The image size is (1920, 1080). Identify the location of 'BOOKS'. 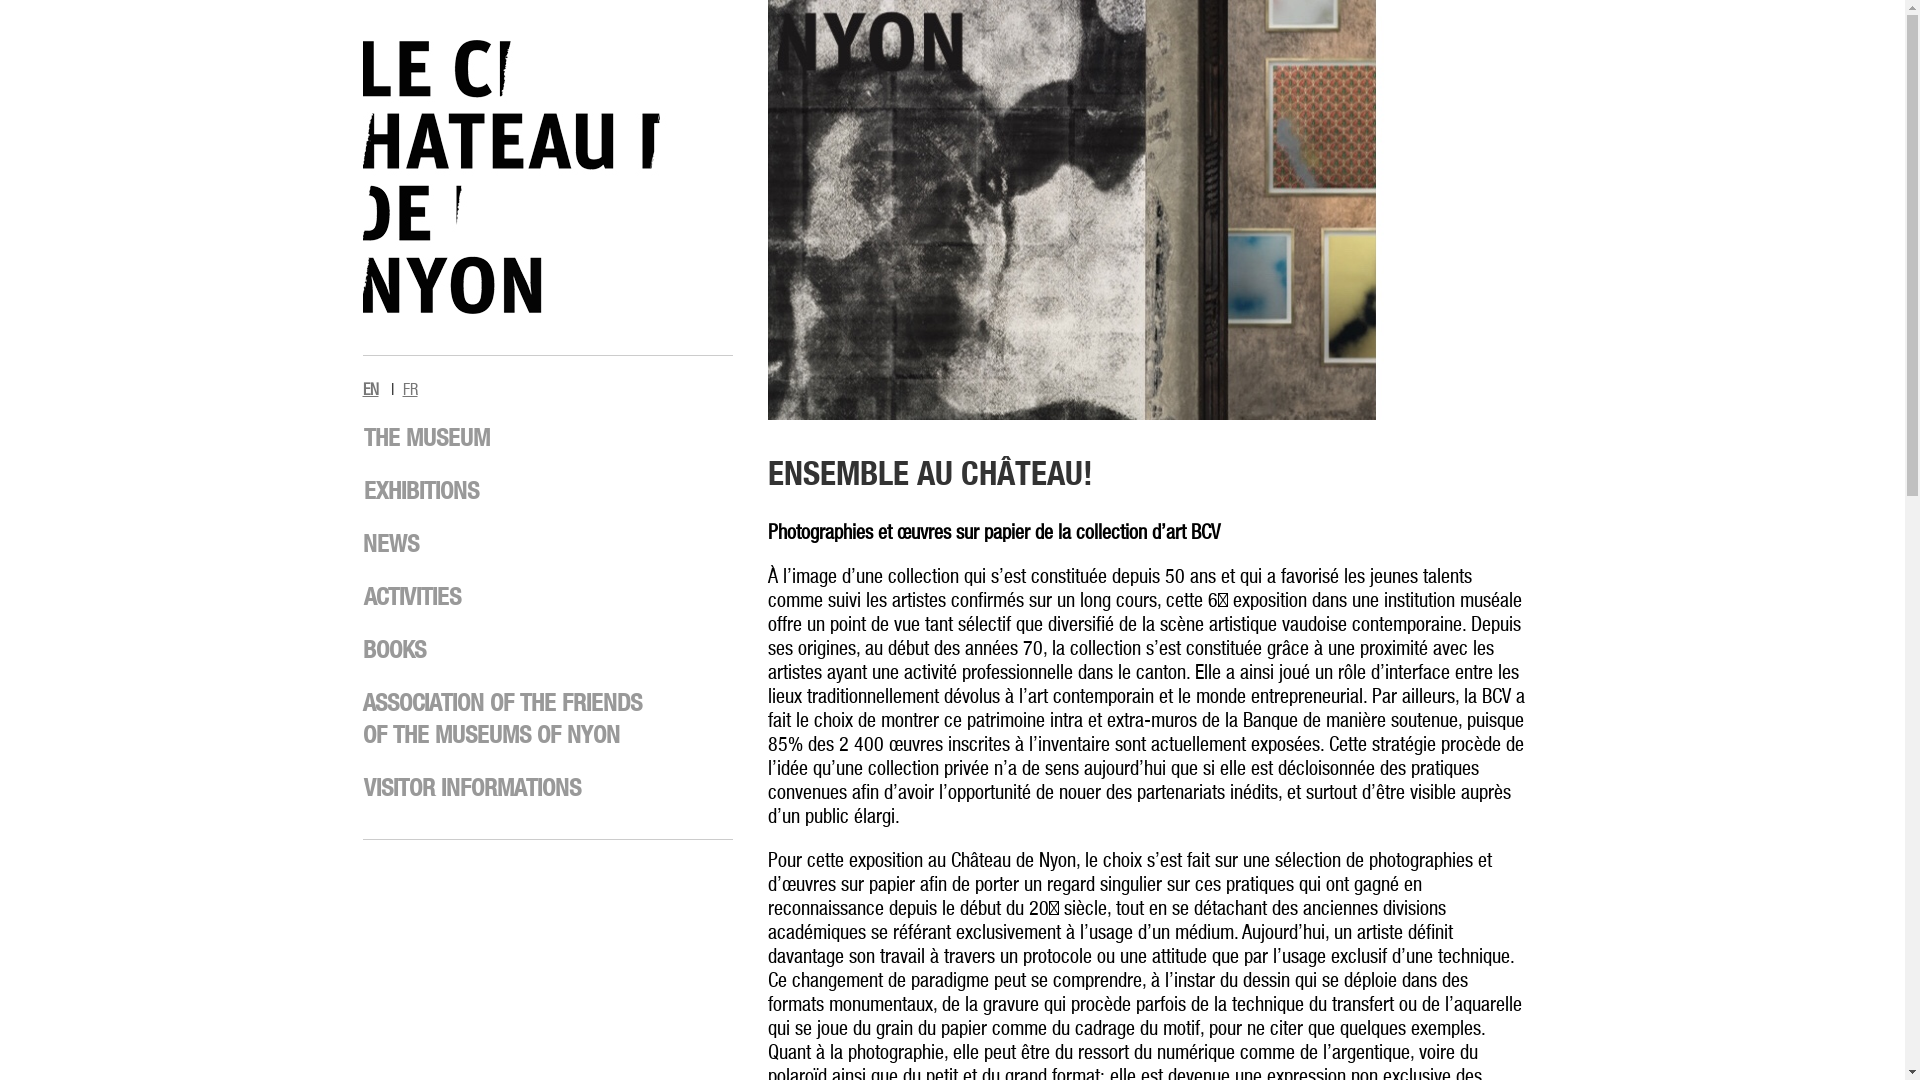
(393, 648).